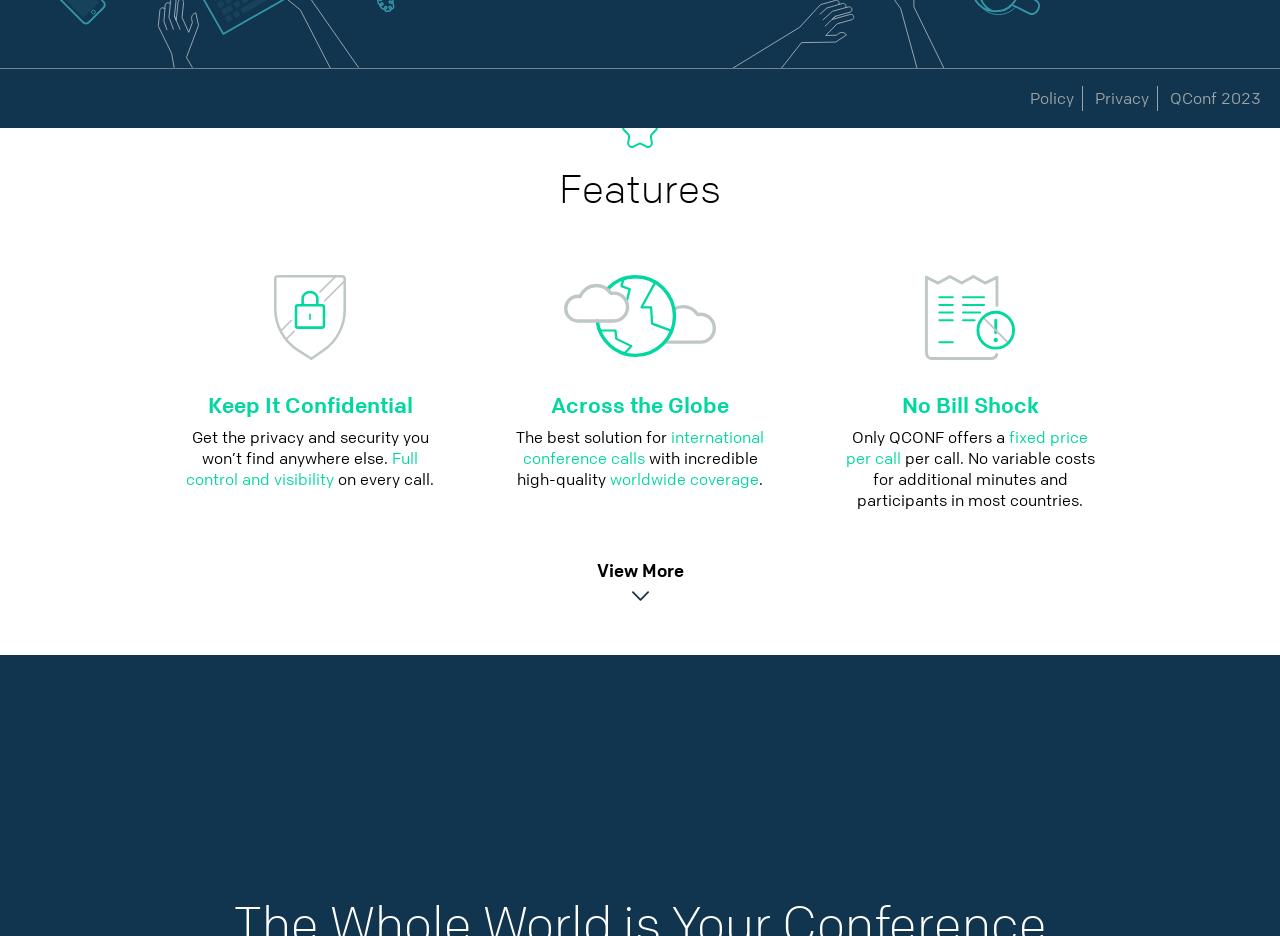  I want to click on 'fixed price per call', so click(966, 447).